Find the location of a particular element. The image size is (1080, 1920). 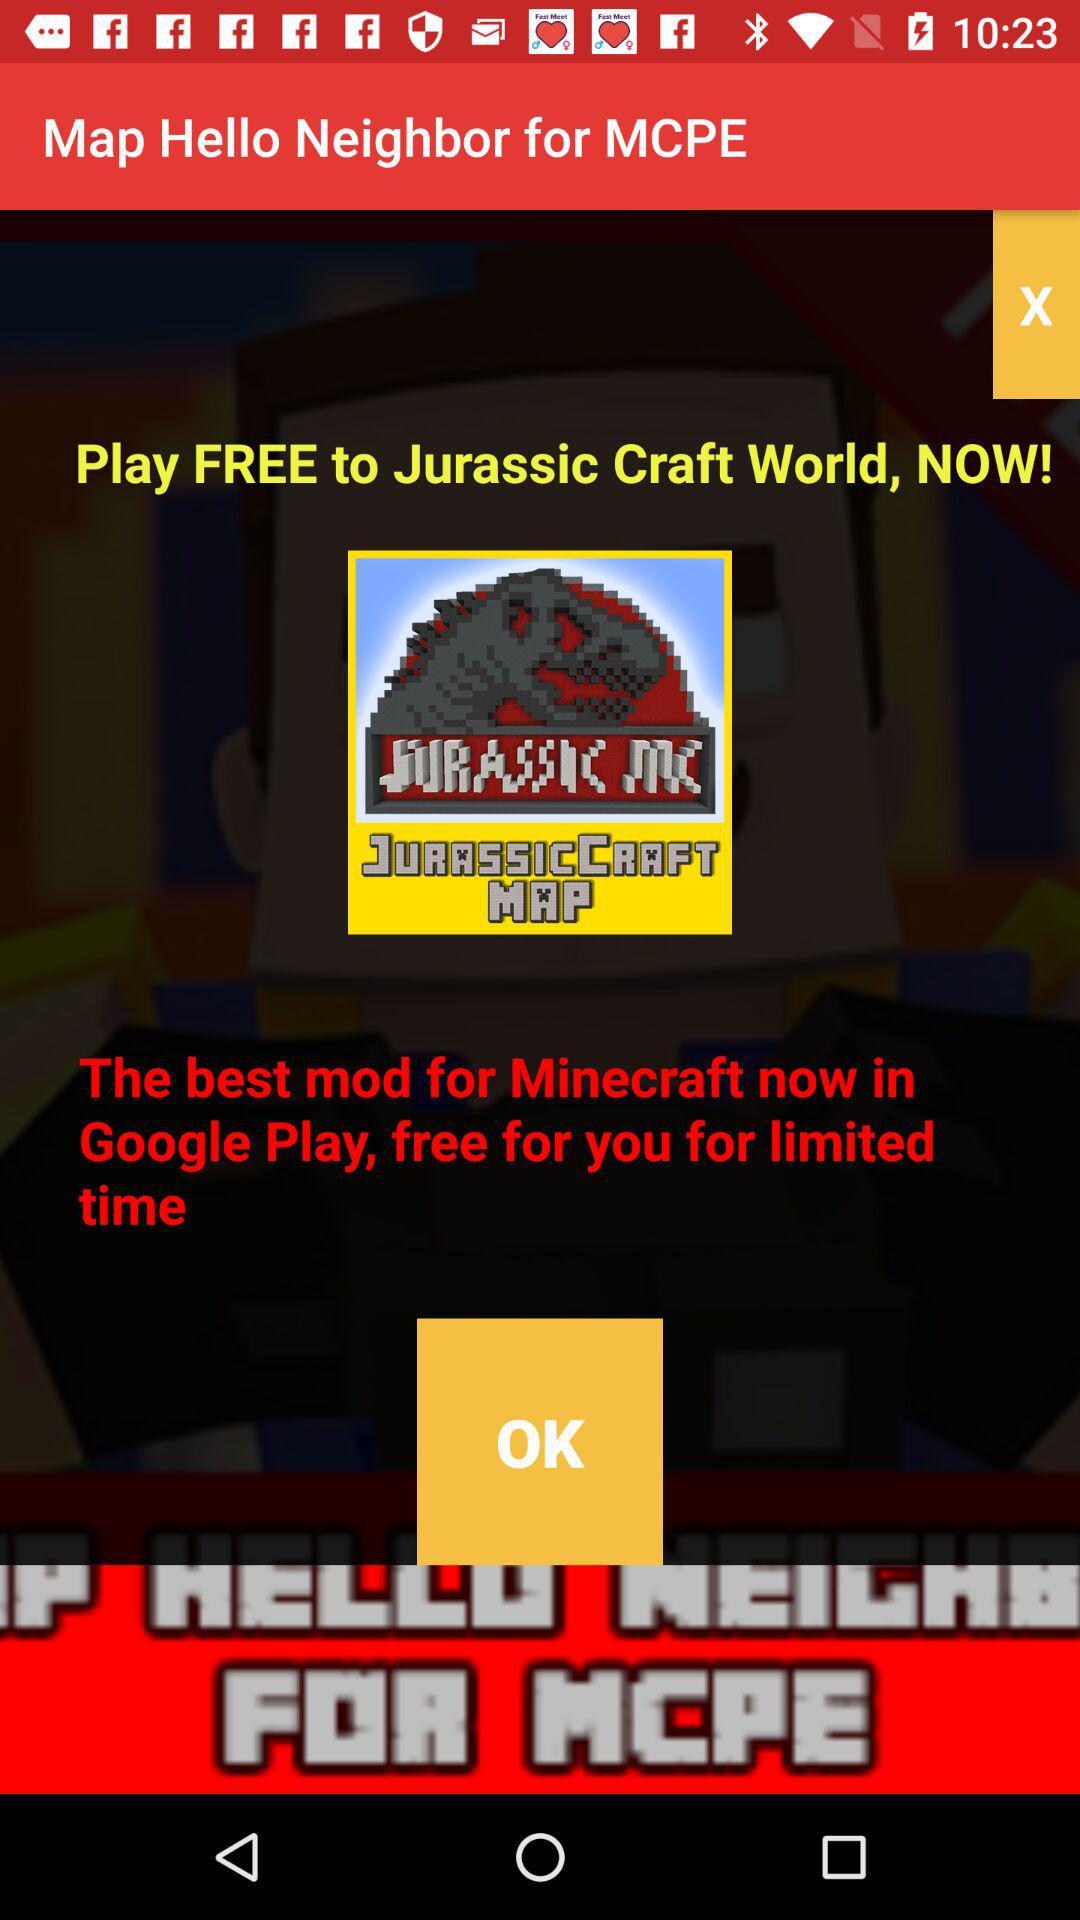

ok item is located at coordinates (540, 1441).